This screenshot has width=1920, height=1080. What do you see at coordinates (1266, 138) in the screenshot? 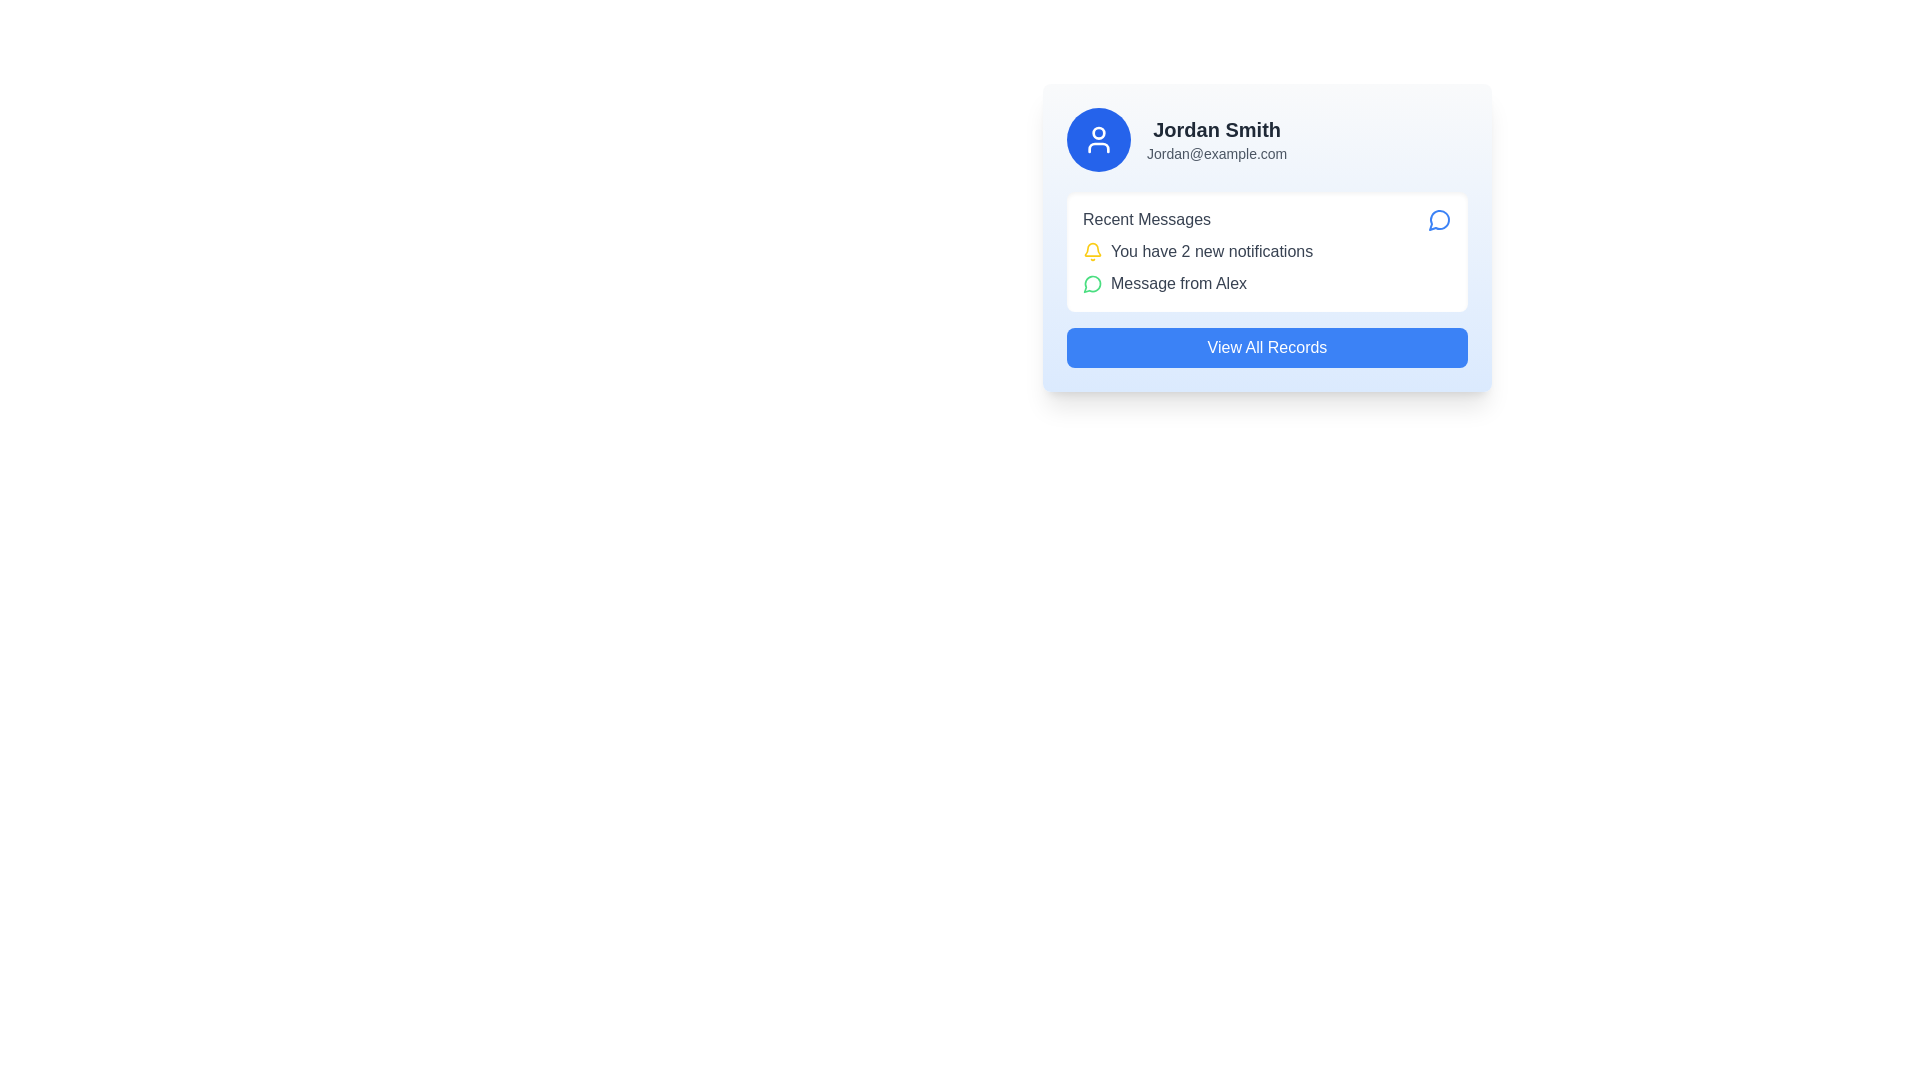
I see `the Profile display element containing a blue circular profile icon on the left and the name 'Jordan Smith' and email 'Jordan@example.com' aligned vertically on the right` at bounding box center [1266, 138].